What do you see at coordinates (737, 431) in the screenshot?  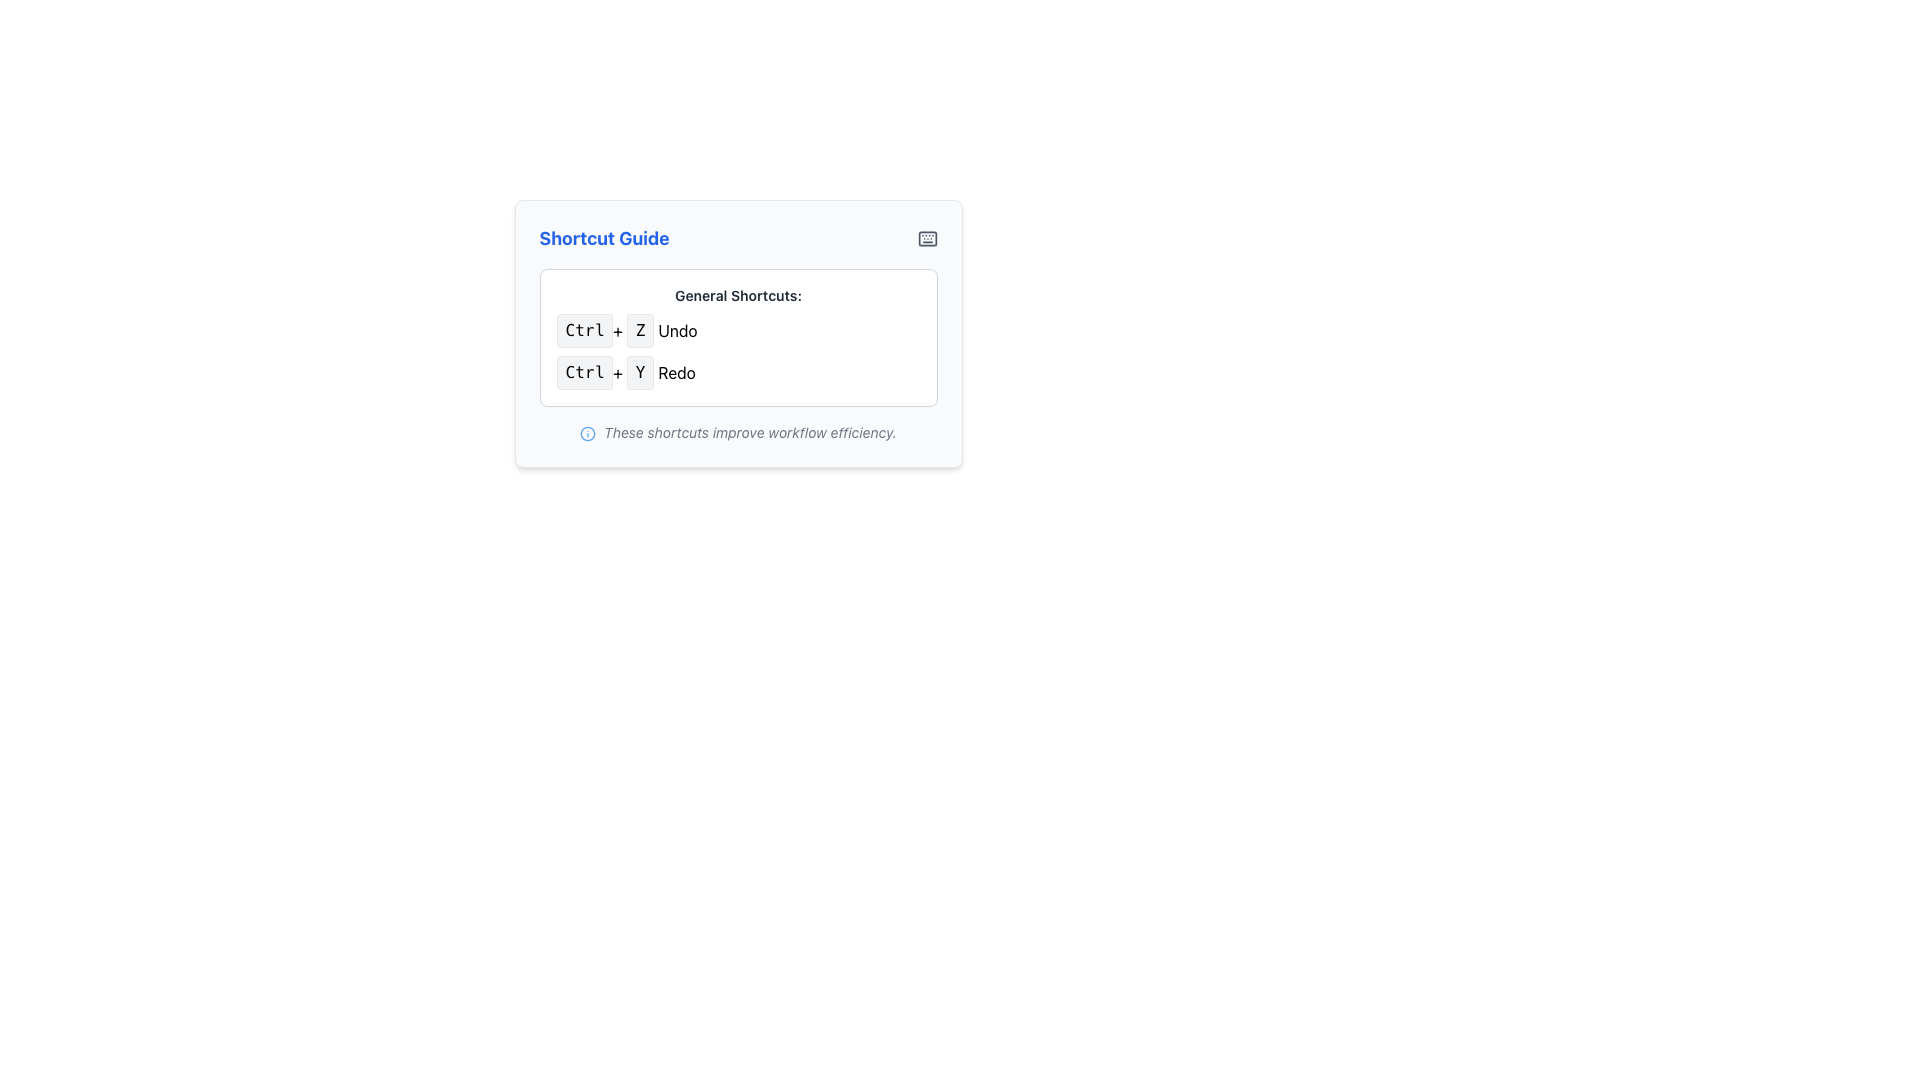 I see `the static text element with an accompanying blue-tinted icon located at the bottom of the content area displaying shortcuts, which is styled in a smaller italicized font` at bounding box center [737, 431].